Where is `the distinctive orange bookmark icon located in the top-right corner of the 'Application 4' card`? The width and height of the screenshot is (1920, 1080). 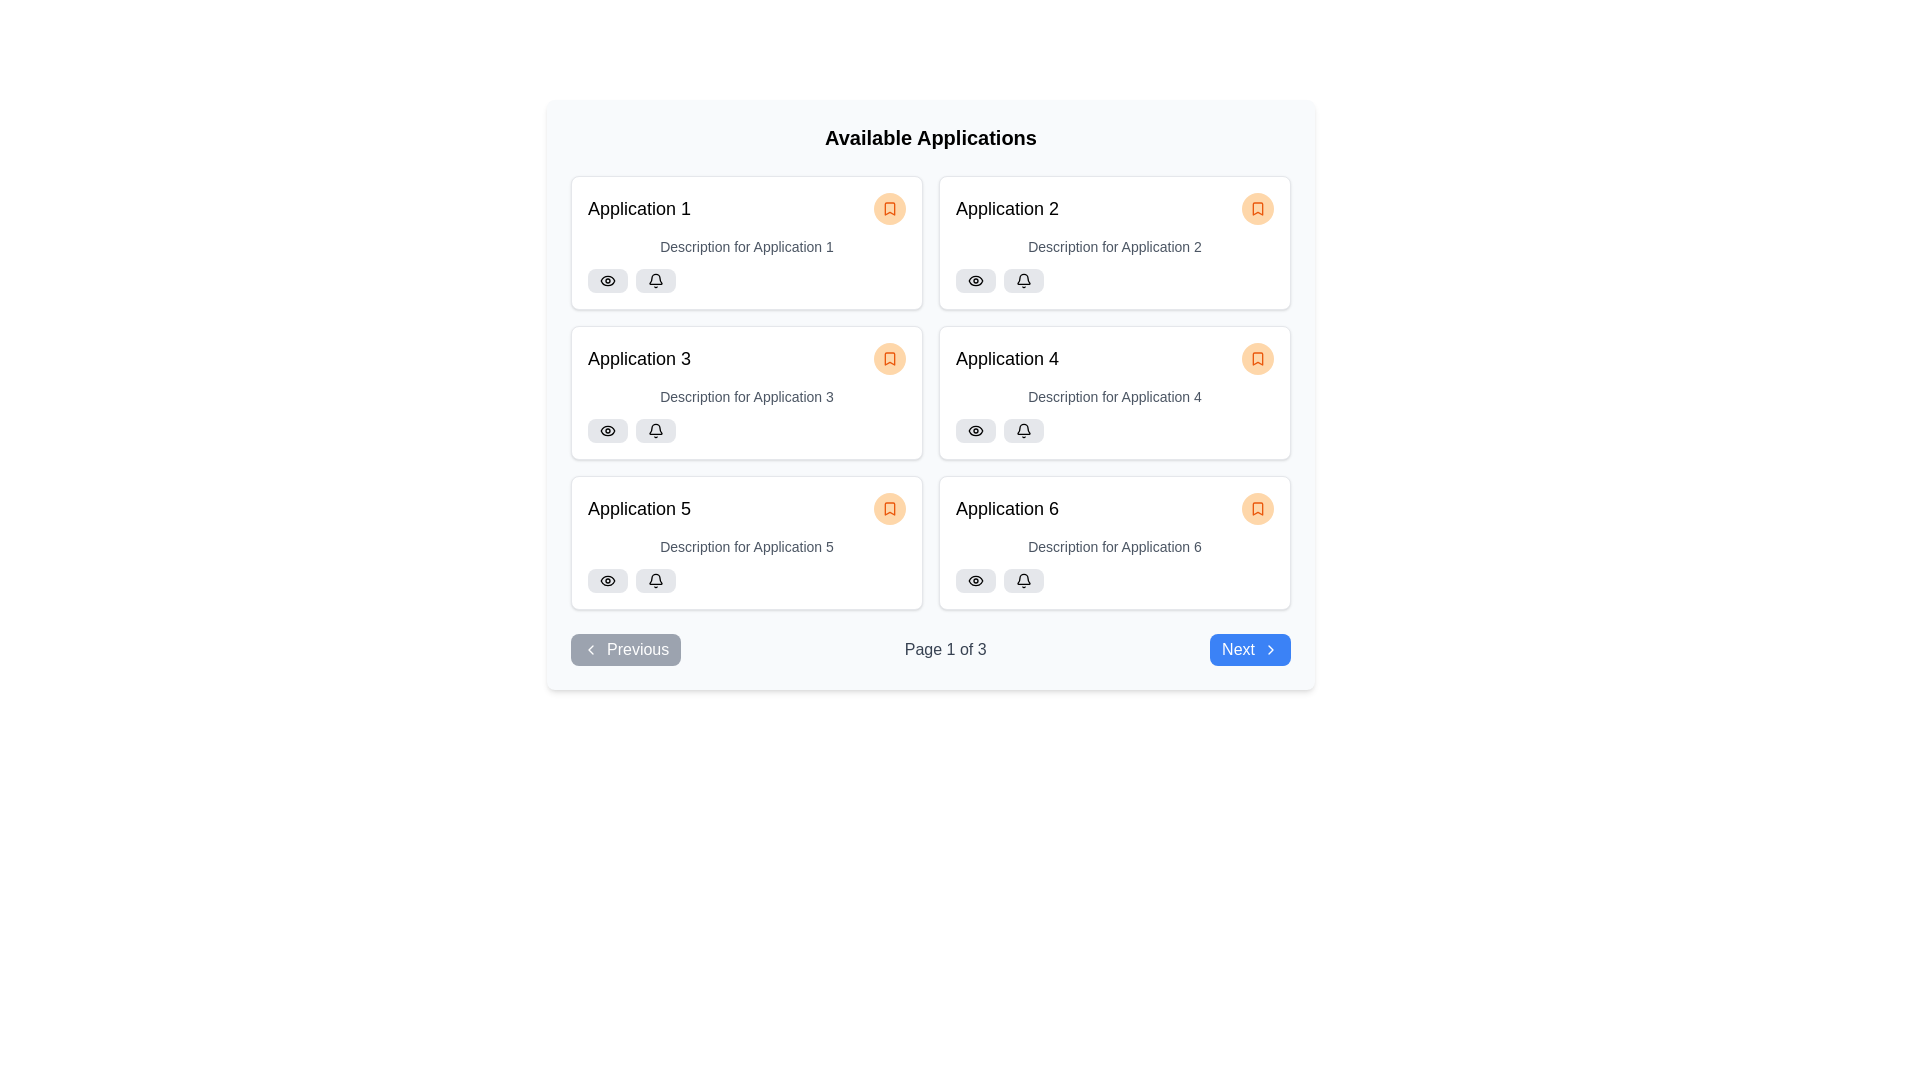 the distinctive orange bookmark icon located in the top-right corner of the 'Application 4' card is located at coordinates (1256, 357).